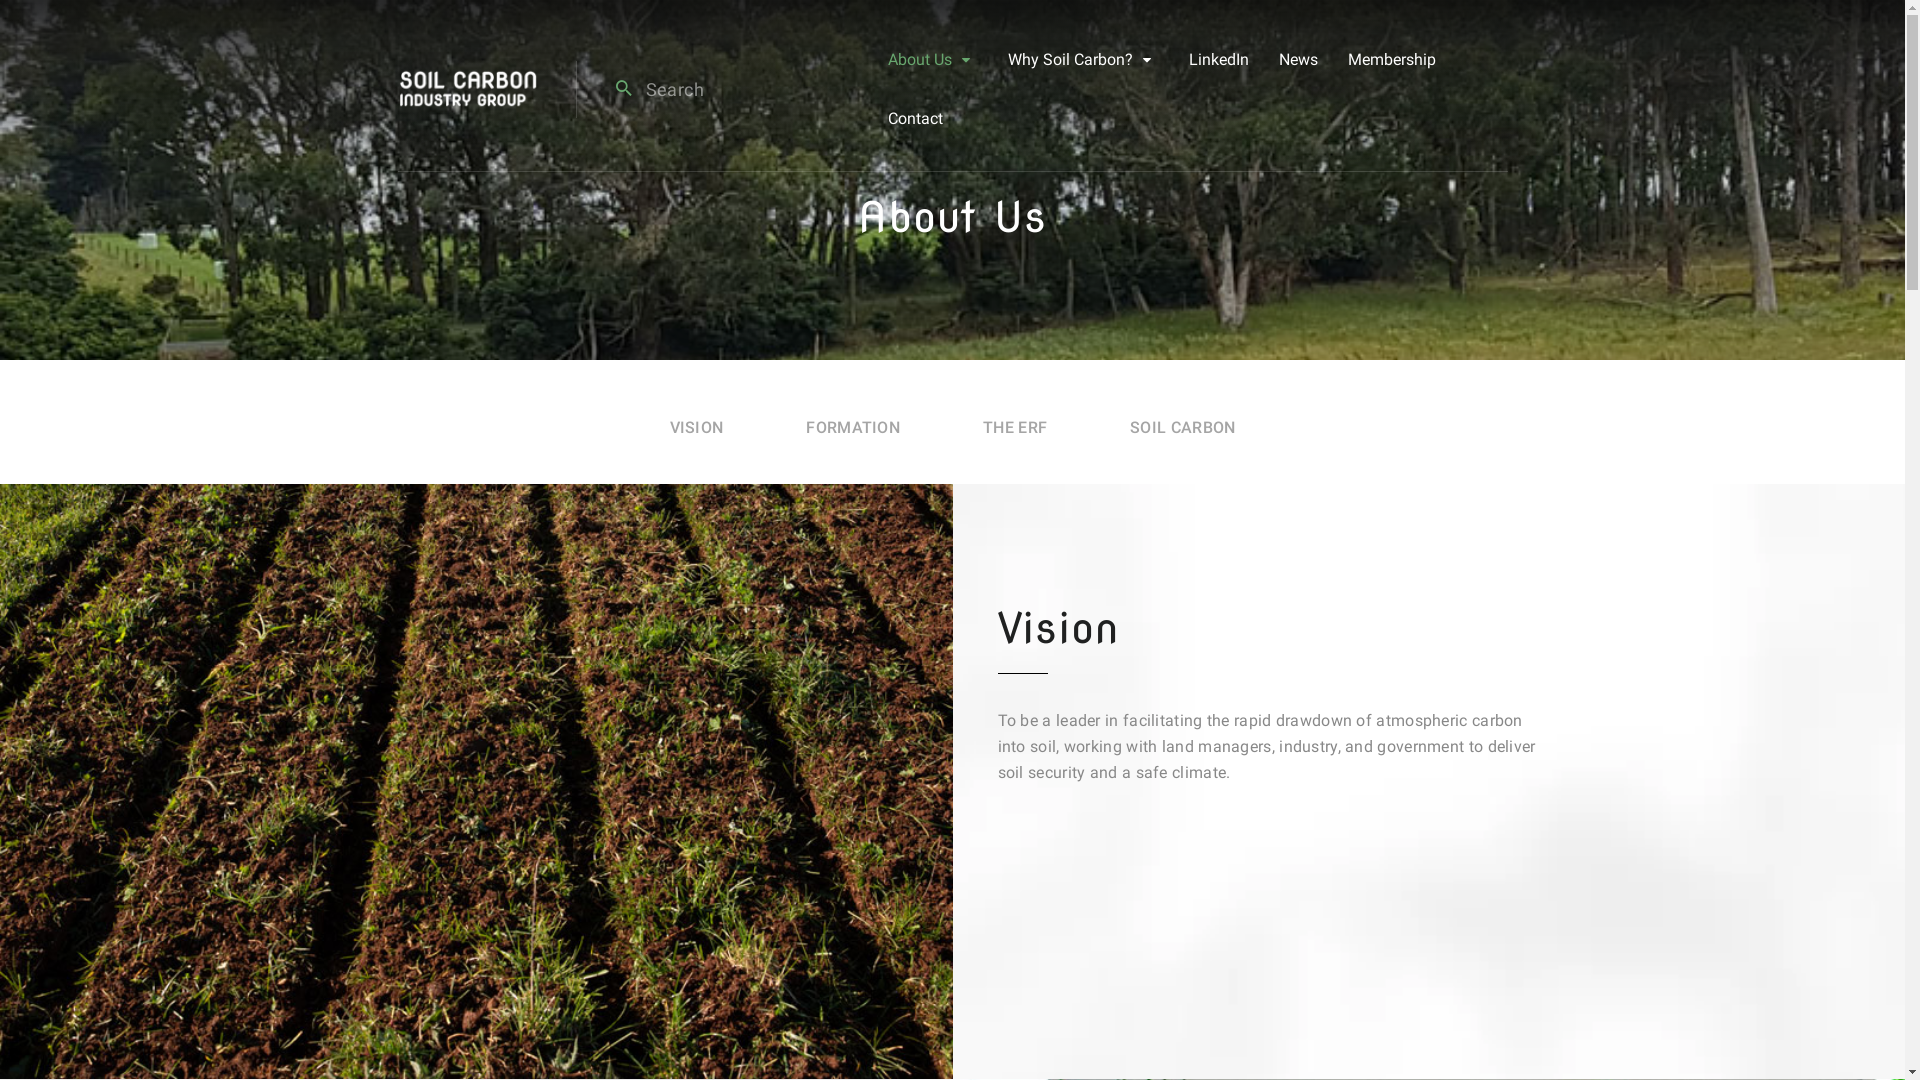  Describe the element at coordinates (914, 118) in the screenshot. I see `'Contact'` at that location.